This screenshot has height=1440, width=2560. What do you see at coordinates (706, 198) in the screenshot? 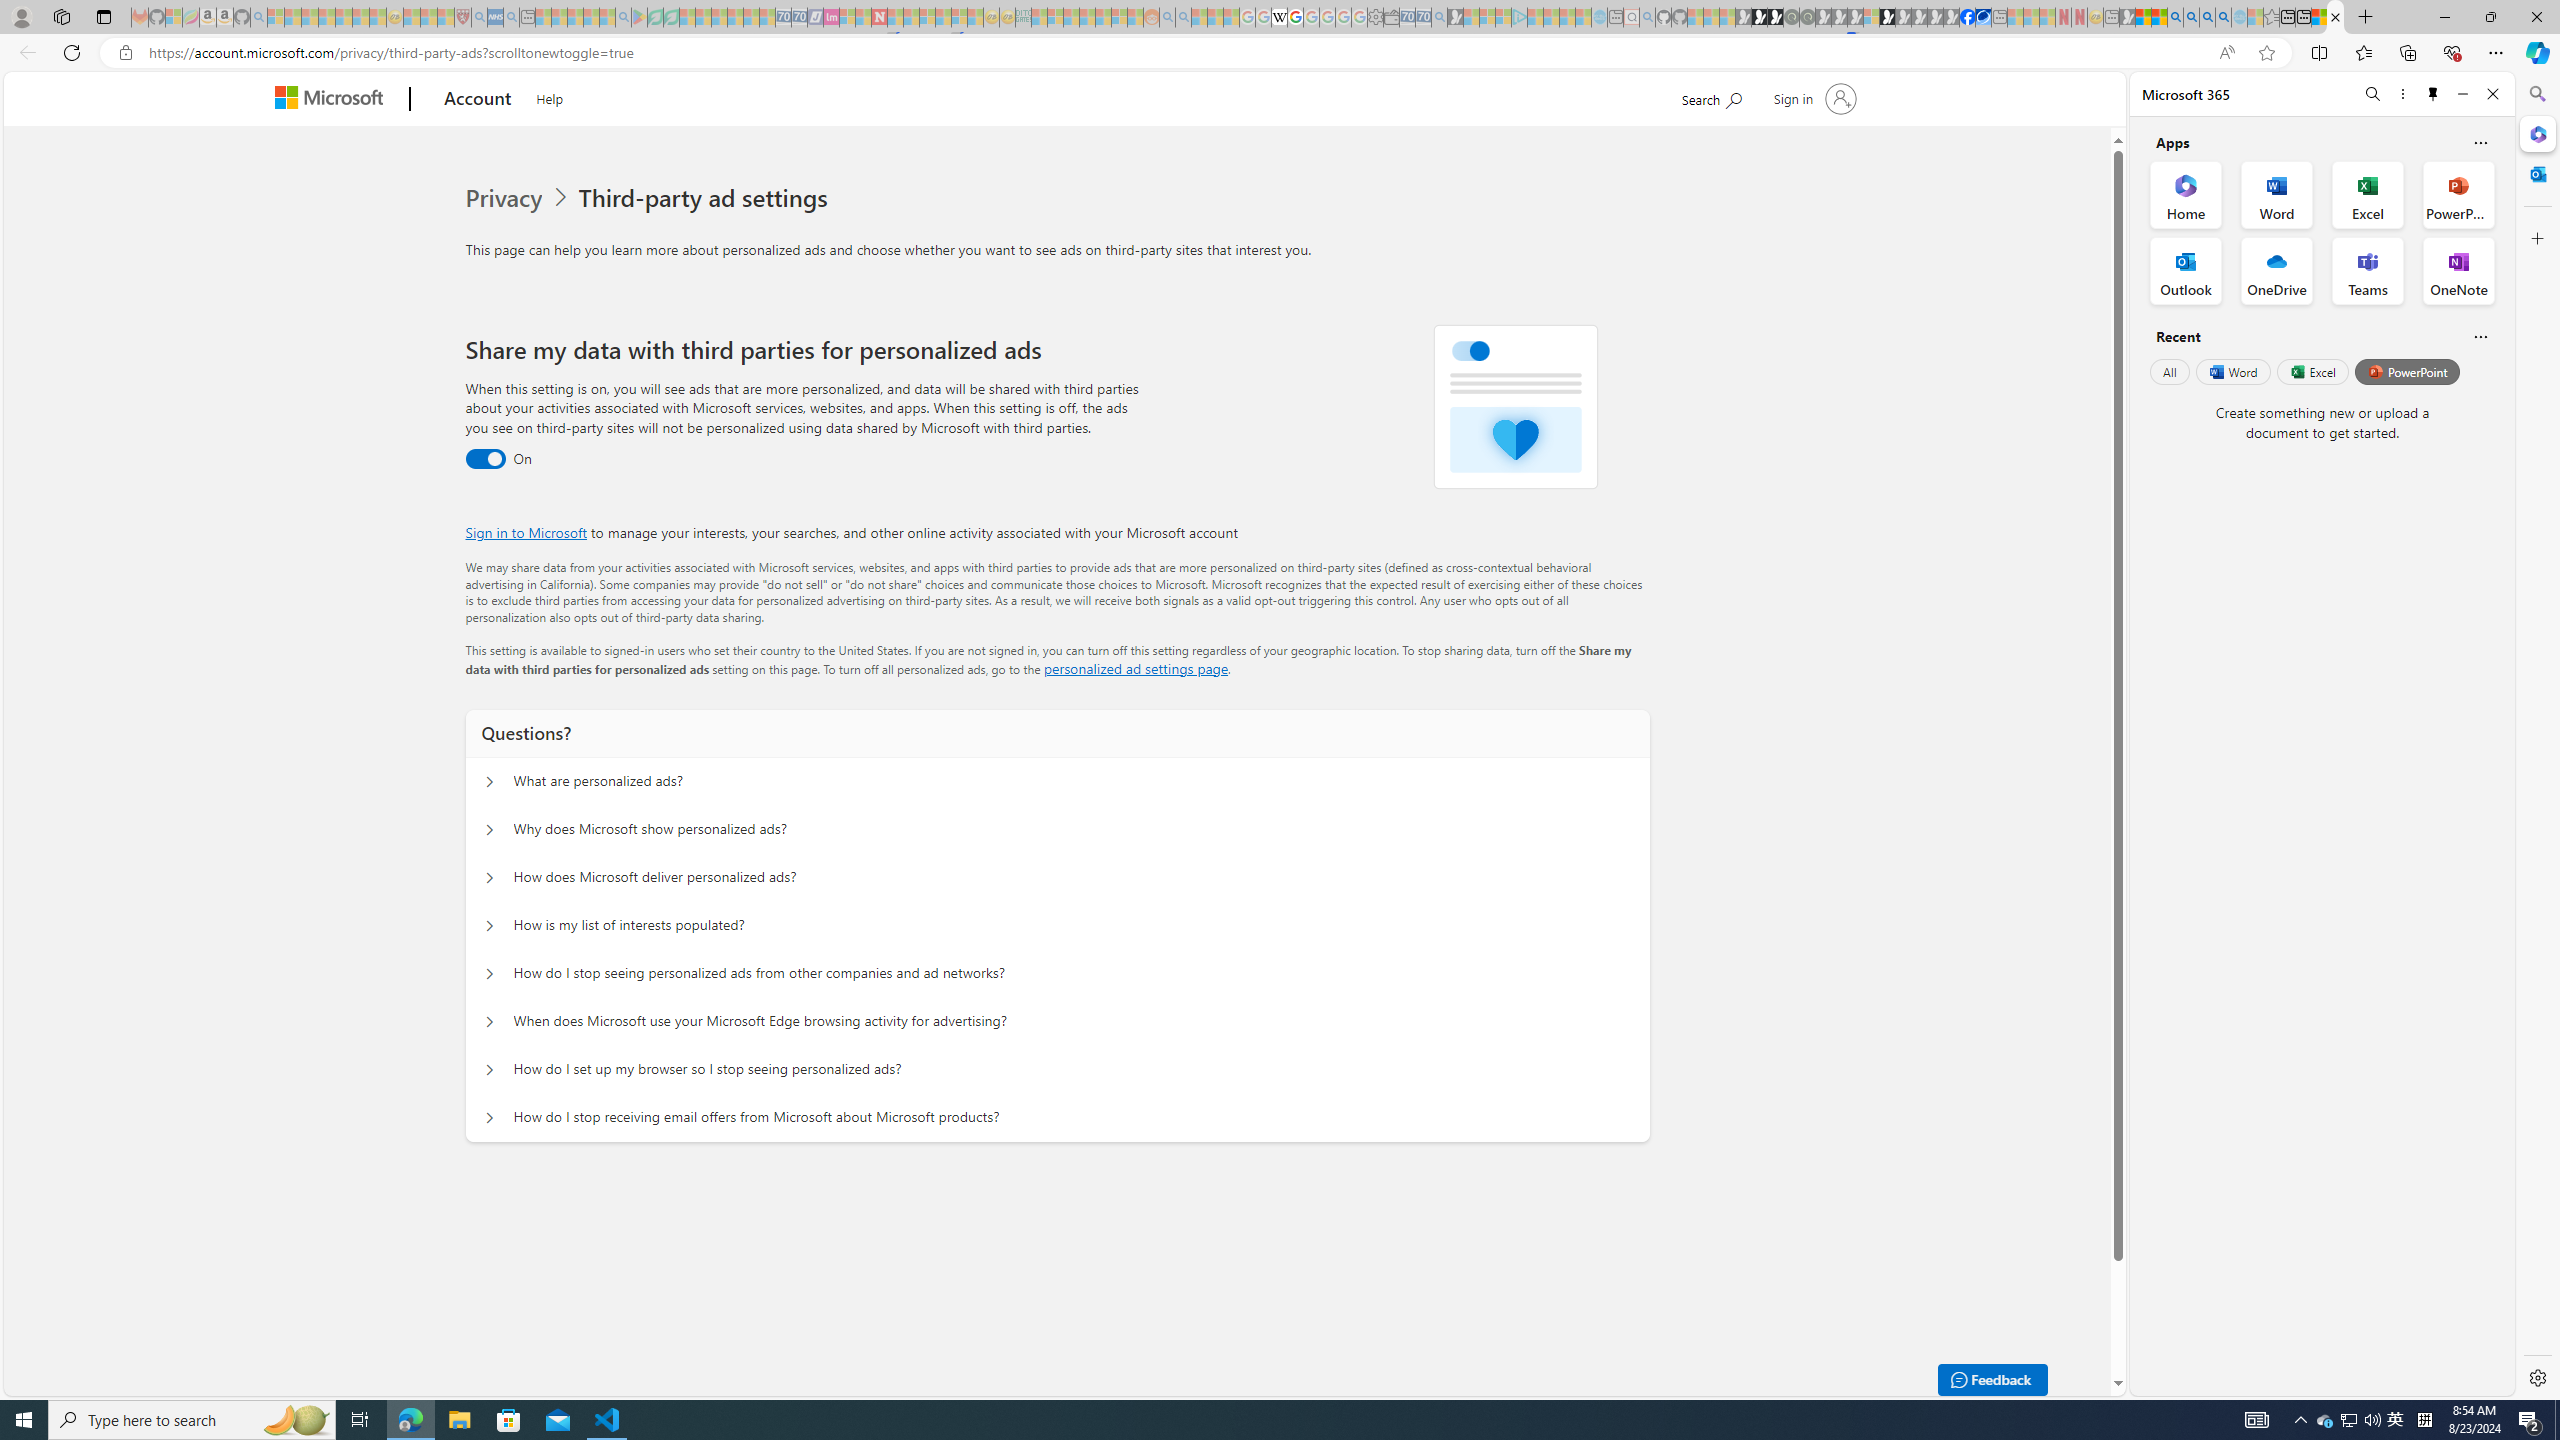
I see `'Third-party ad settings'` at bounding box center [706, 198].